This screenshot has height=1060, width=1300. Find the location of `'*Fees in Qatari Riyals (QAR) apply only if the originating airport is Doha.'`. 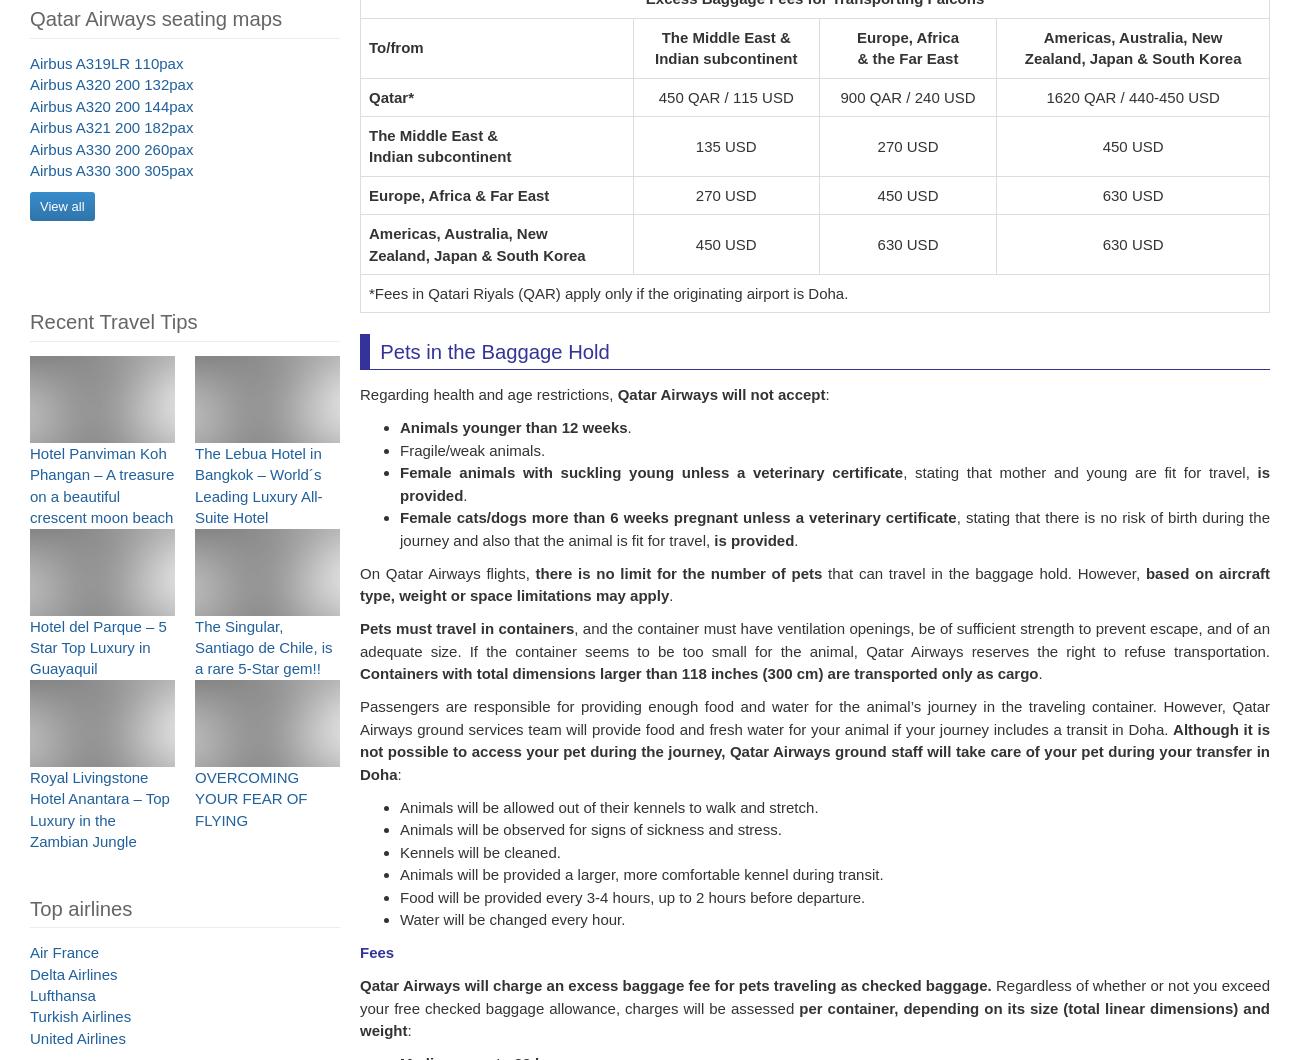

'*Fees in Qatari Riyals (QAR) apply only if the originating airport is Doha.' is located at coordinates (608, 305).